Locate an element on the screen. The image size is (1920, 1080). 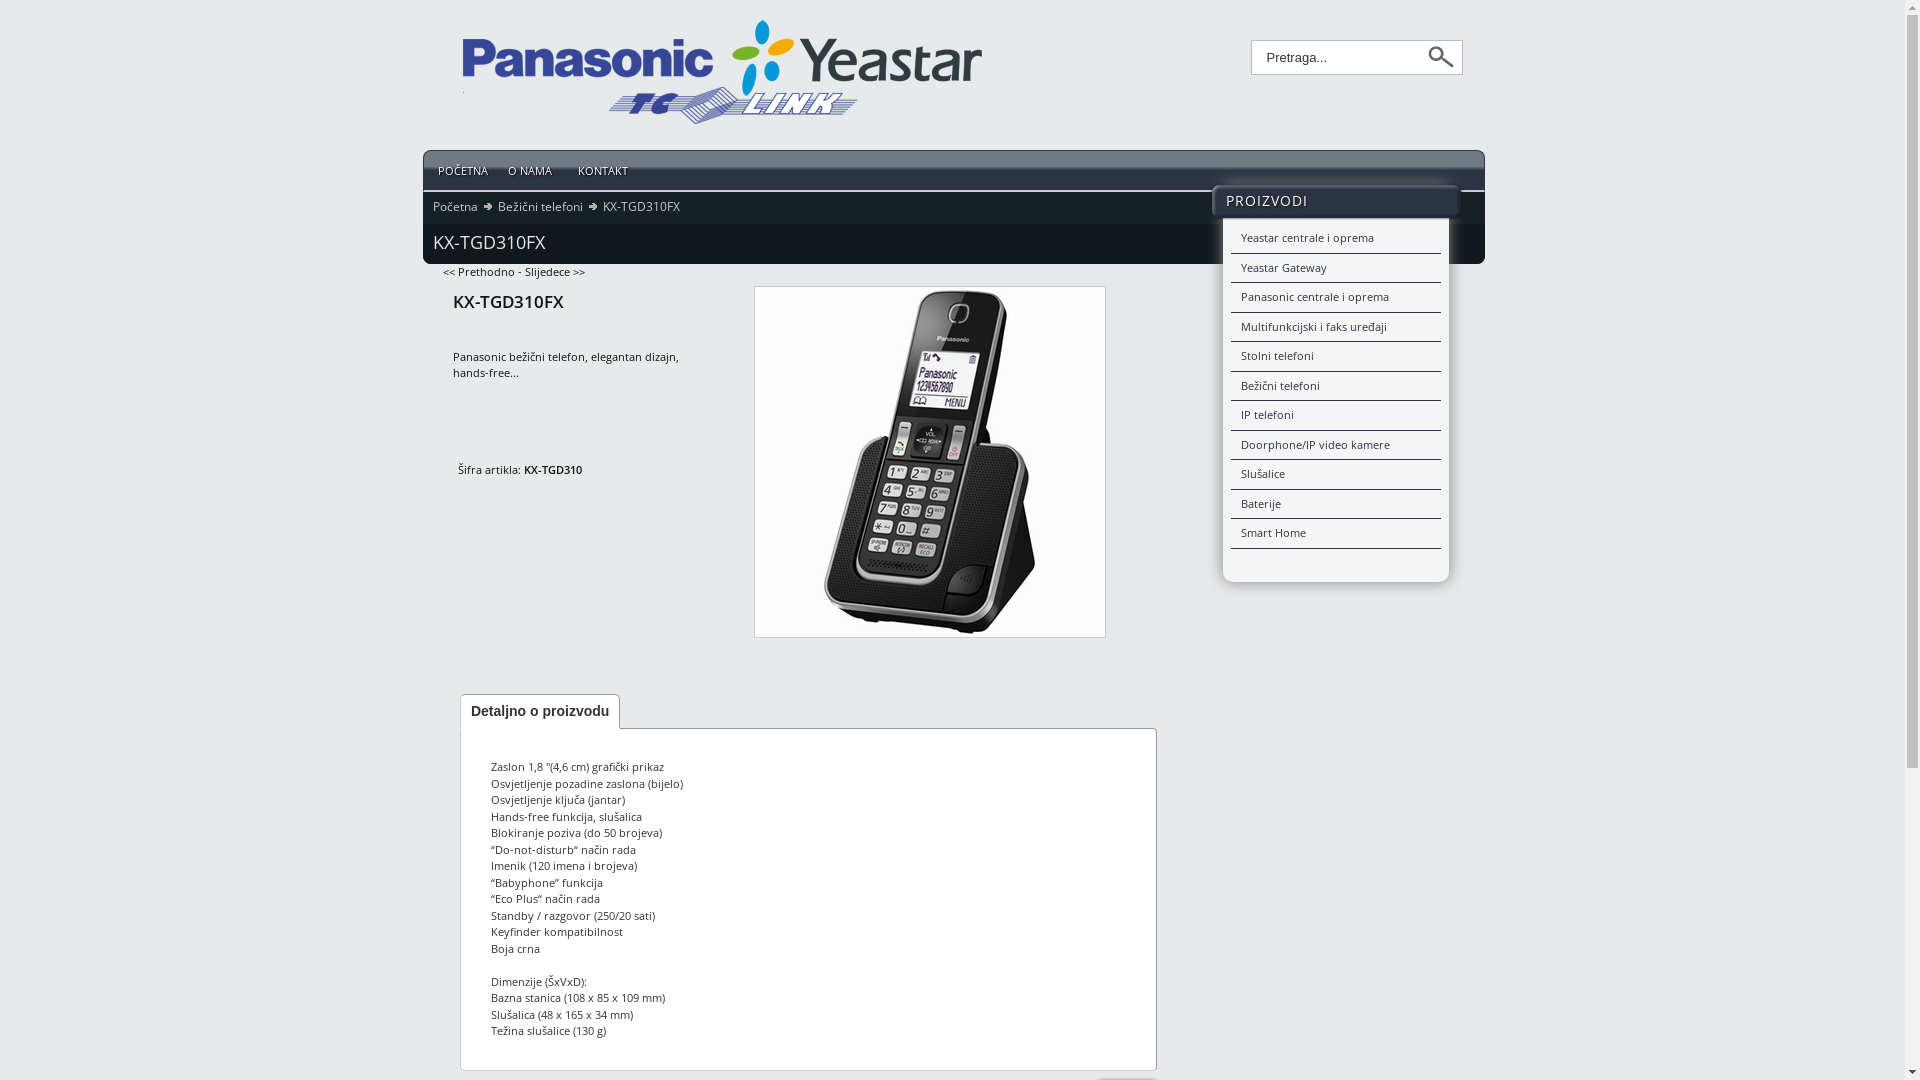
'O NAMA  ' is located at coordinates (498, 169).